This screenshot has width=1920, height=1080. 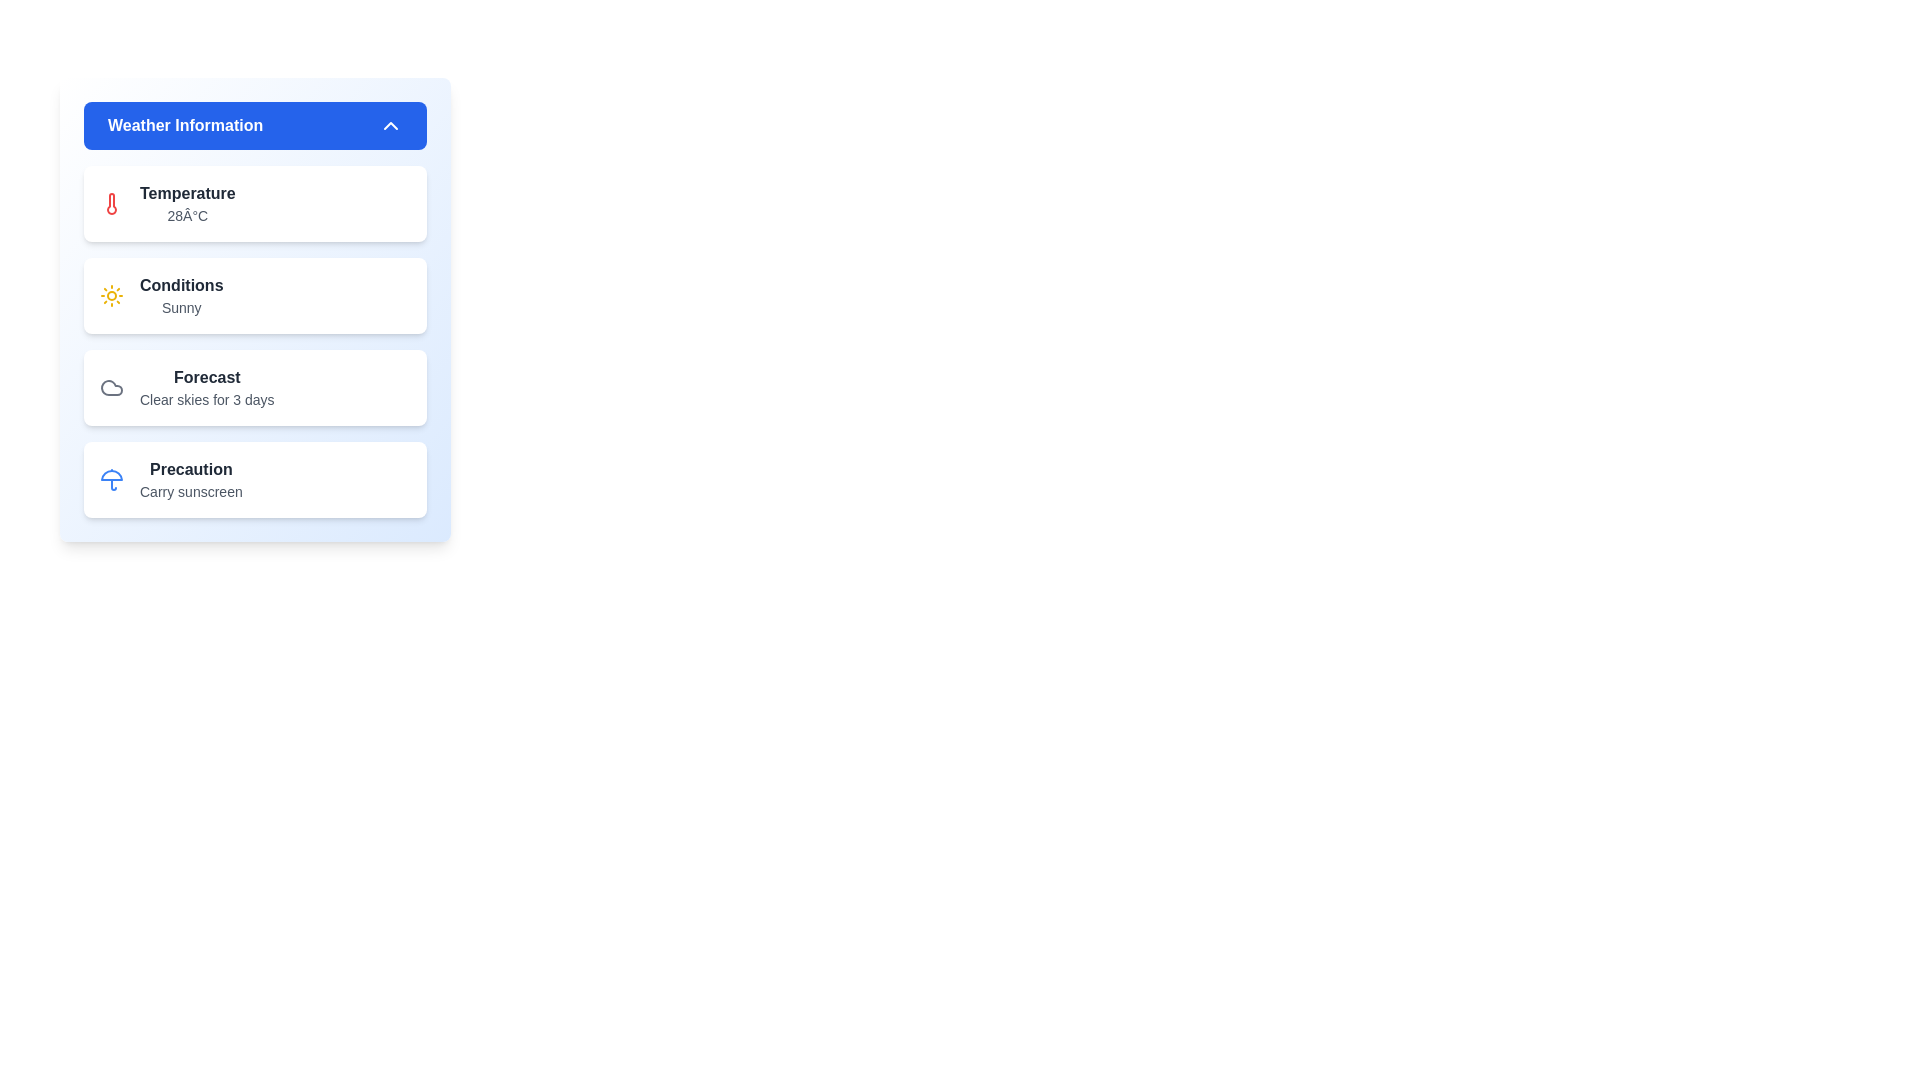 I want to click on text information displayed in the Text block titled 'Forecast' with the content 'Clear skies for 3 days', which is located centrally within the third card of the 'Weather Information' section, so click(x=207, y=388).